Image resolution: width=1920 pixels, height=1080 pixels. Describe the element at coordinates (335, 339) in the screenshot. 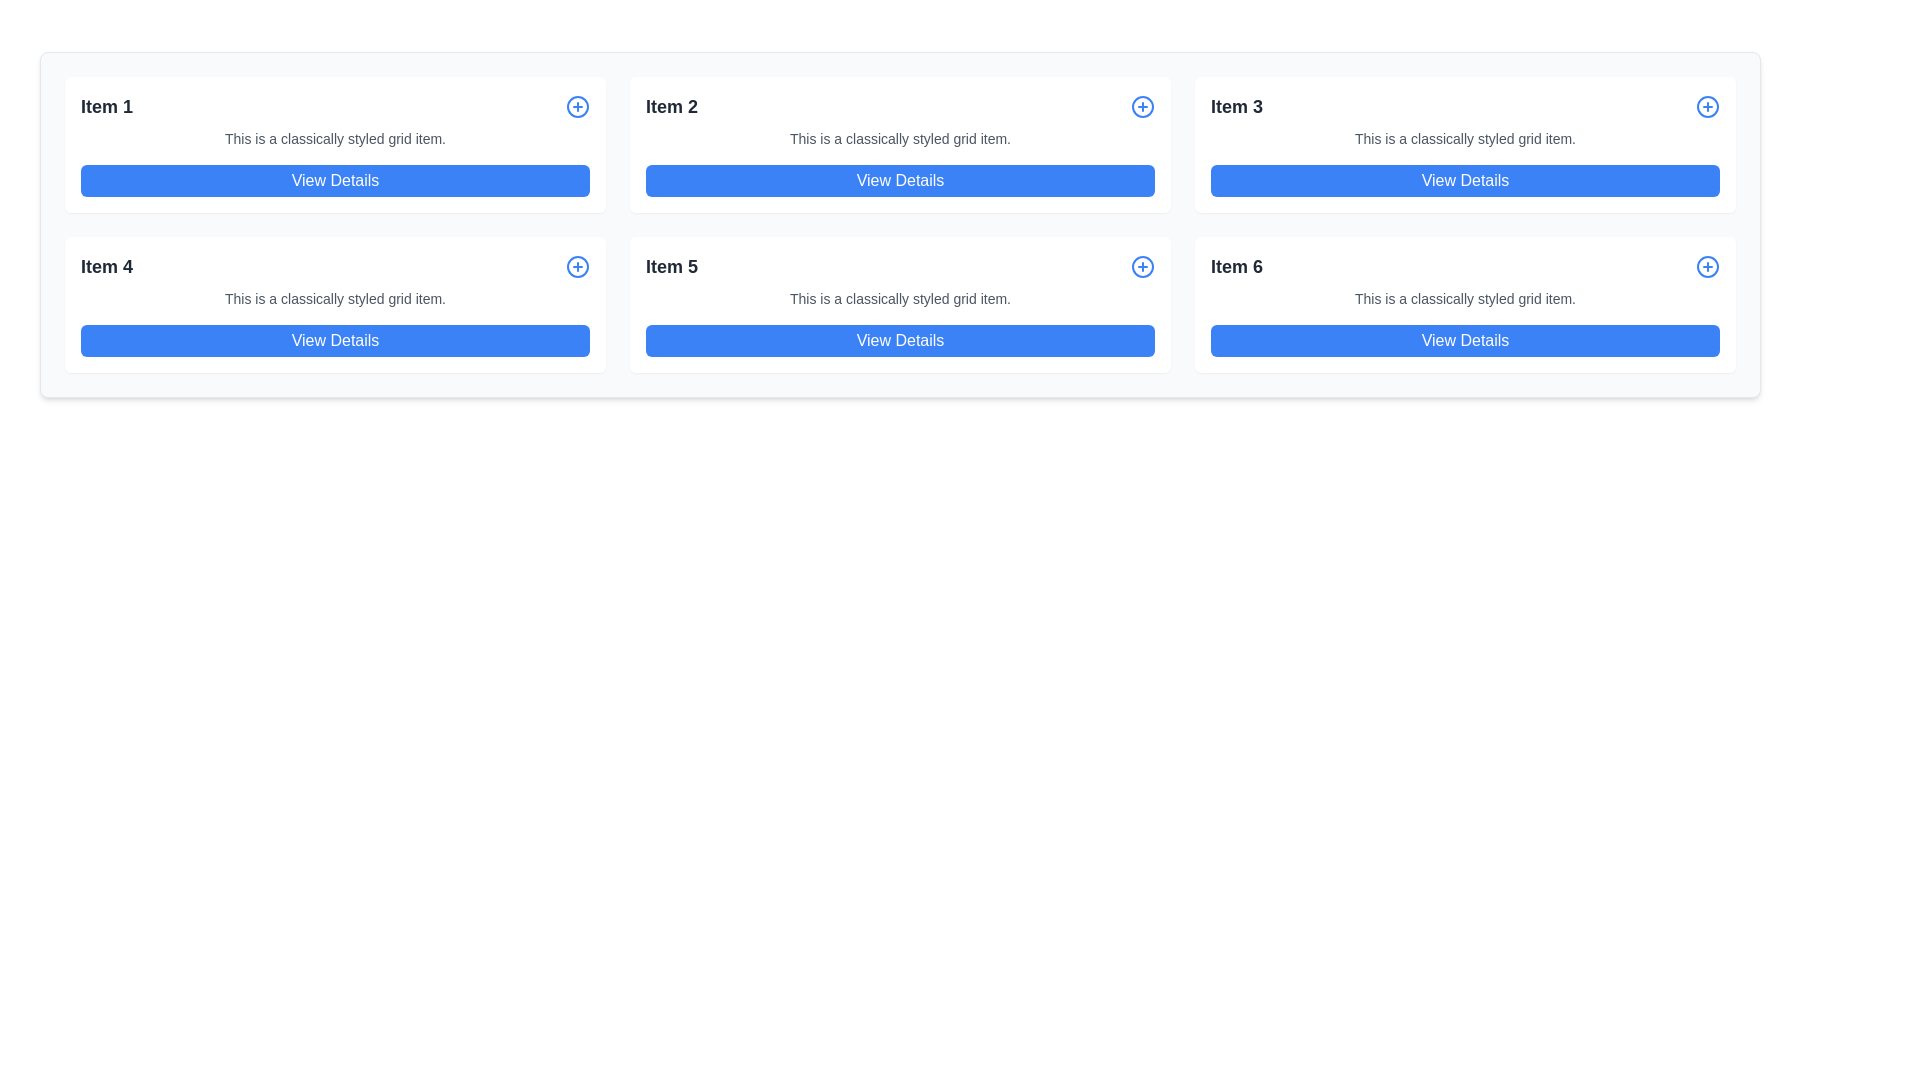

I see `the 'View Details' button, which is a rectangular button with white text and a blue background located at the bottom of the grid item labeled 'Item 4'` at that location.